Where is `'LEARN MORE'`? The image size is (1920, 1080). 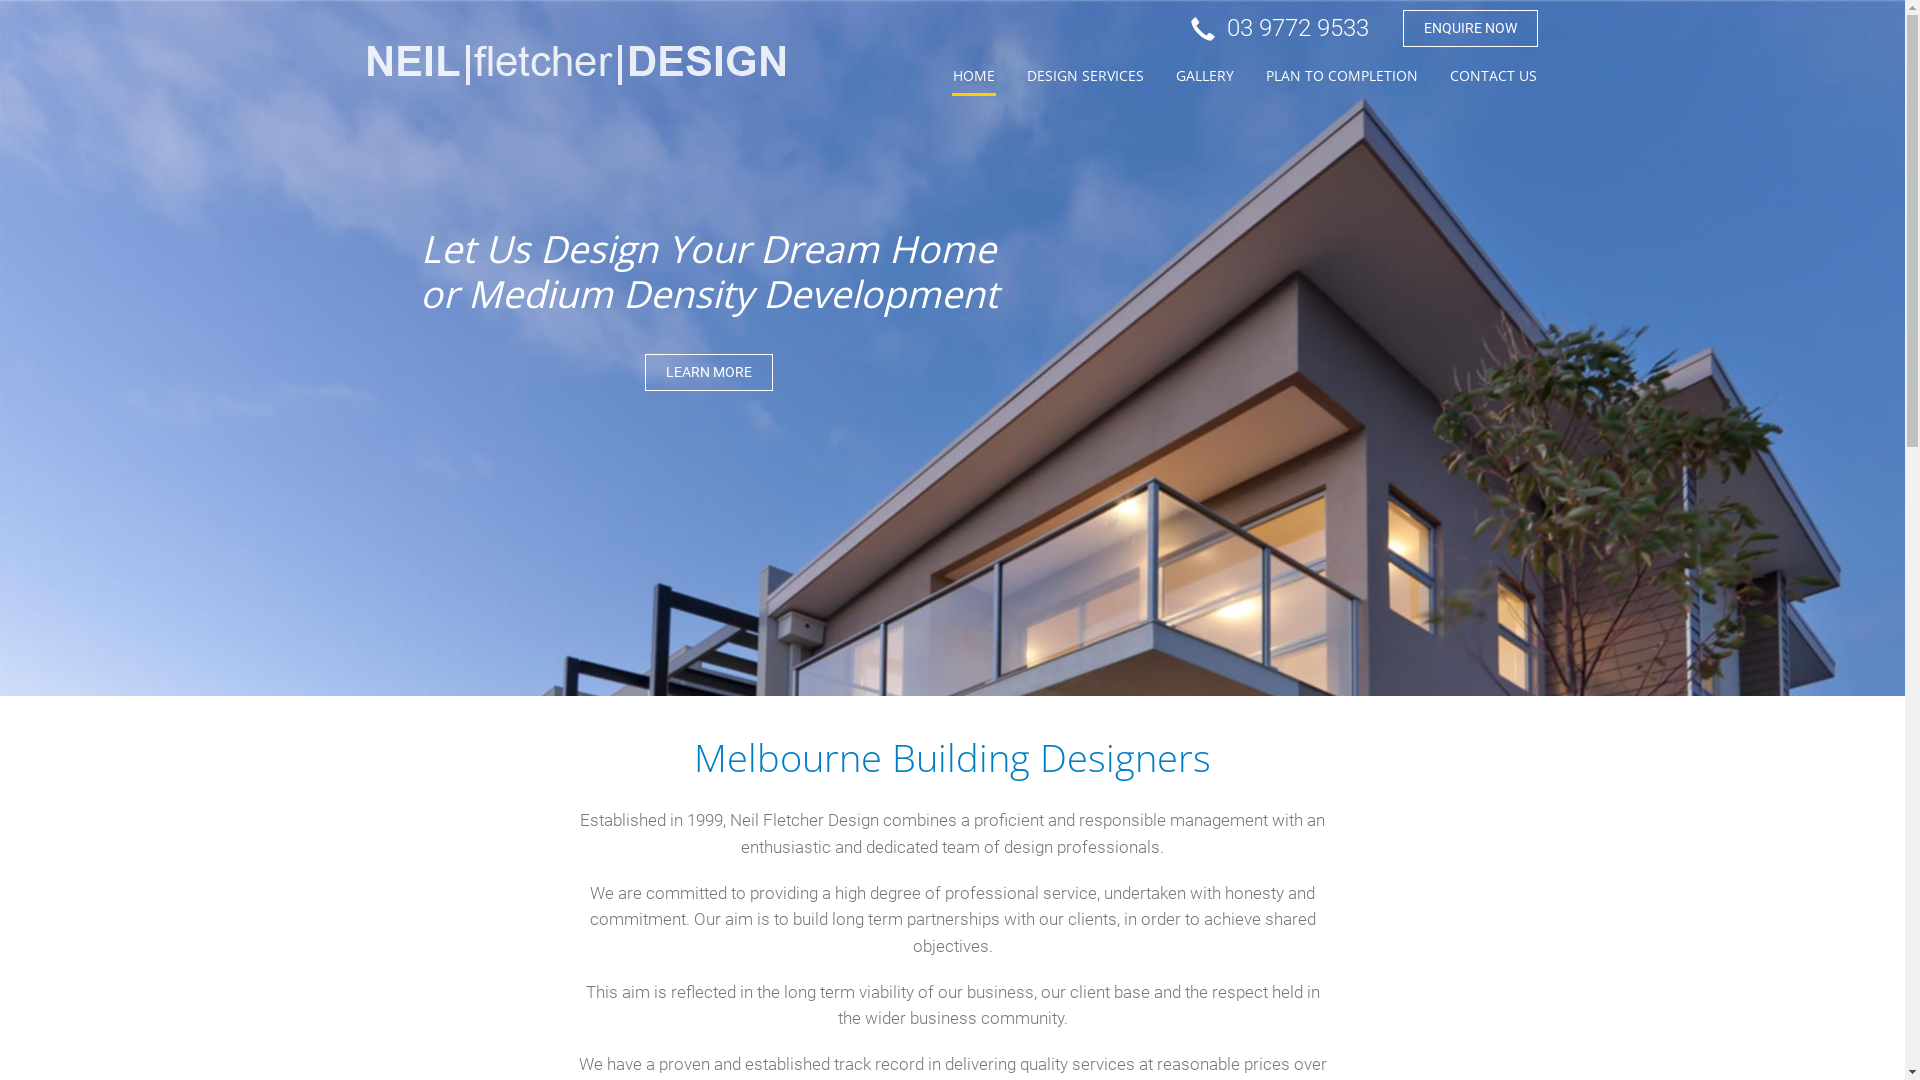 'LEARN MORE' is located at coordinates (644, 372).